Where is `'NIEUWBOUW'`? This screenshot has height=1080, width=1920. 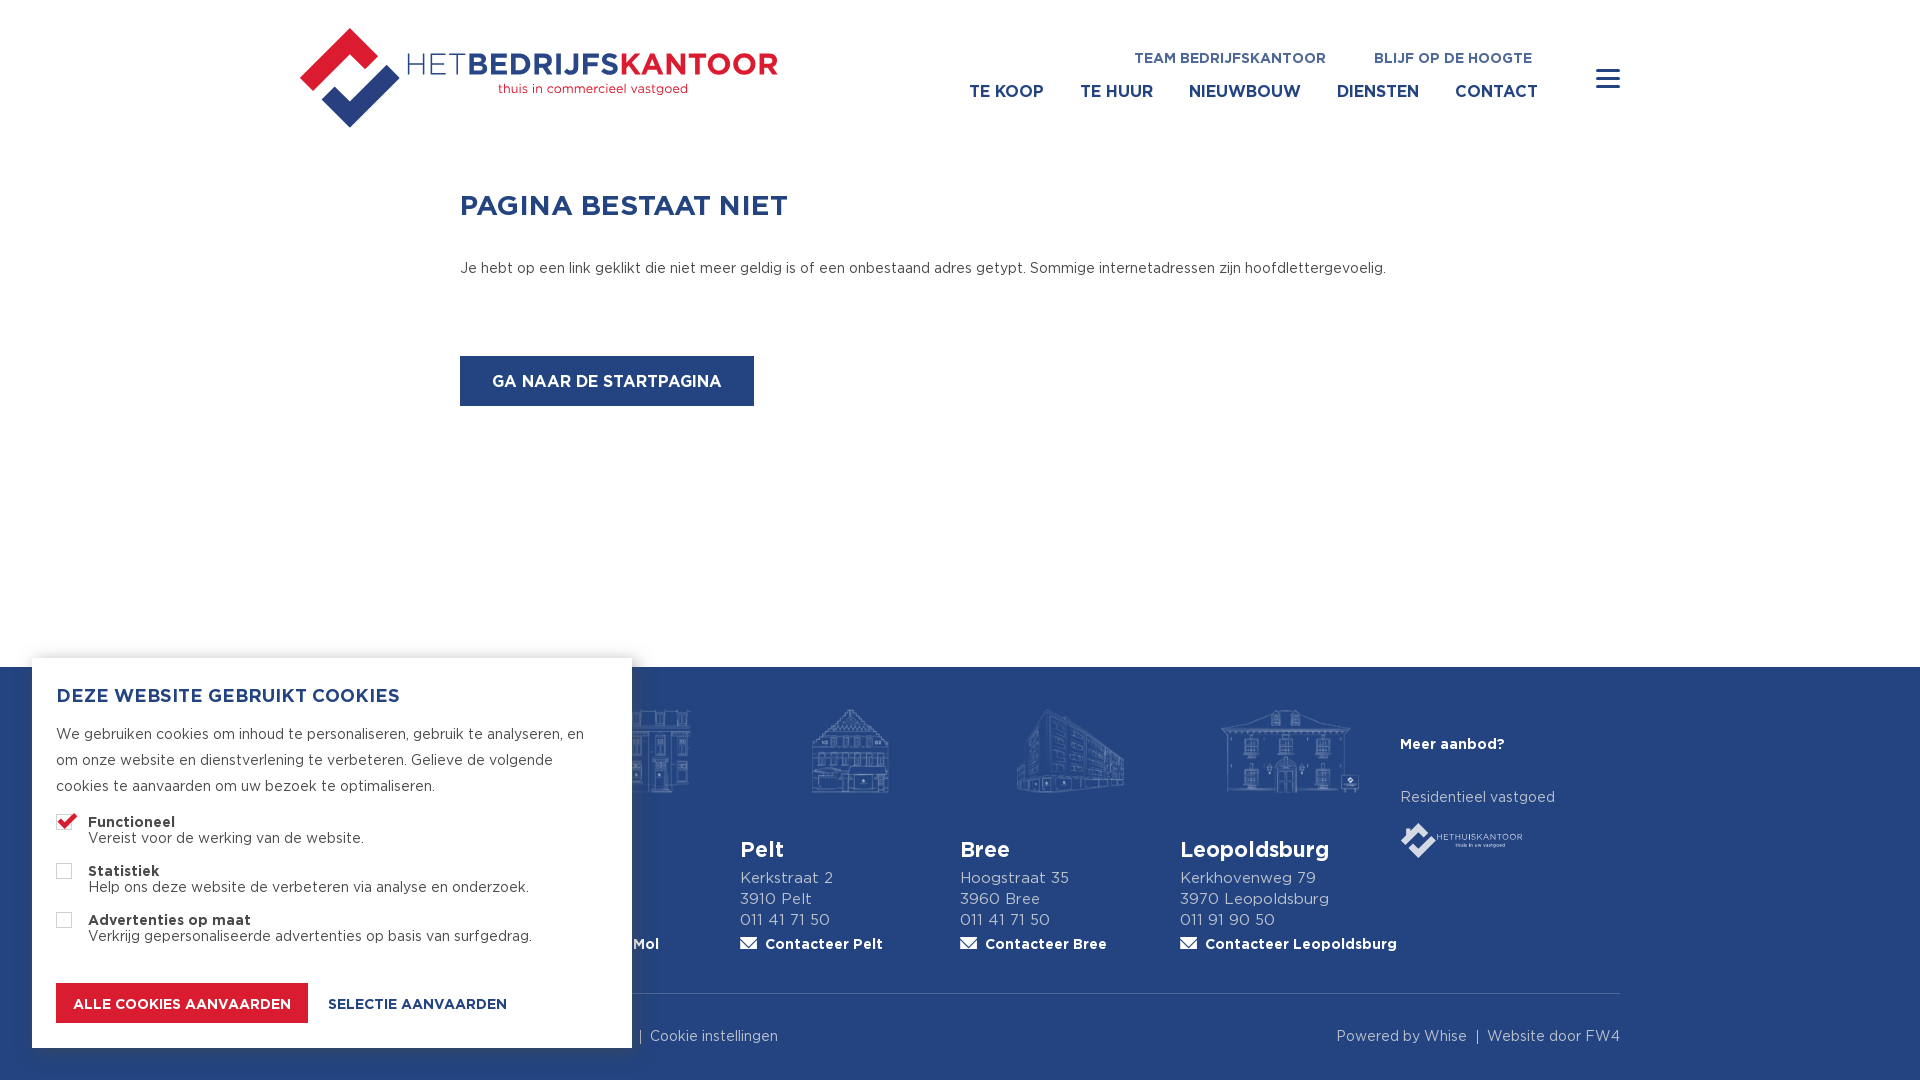
'NIEUWBOUW' is located at coordinates (1243, 91).